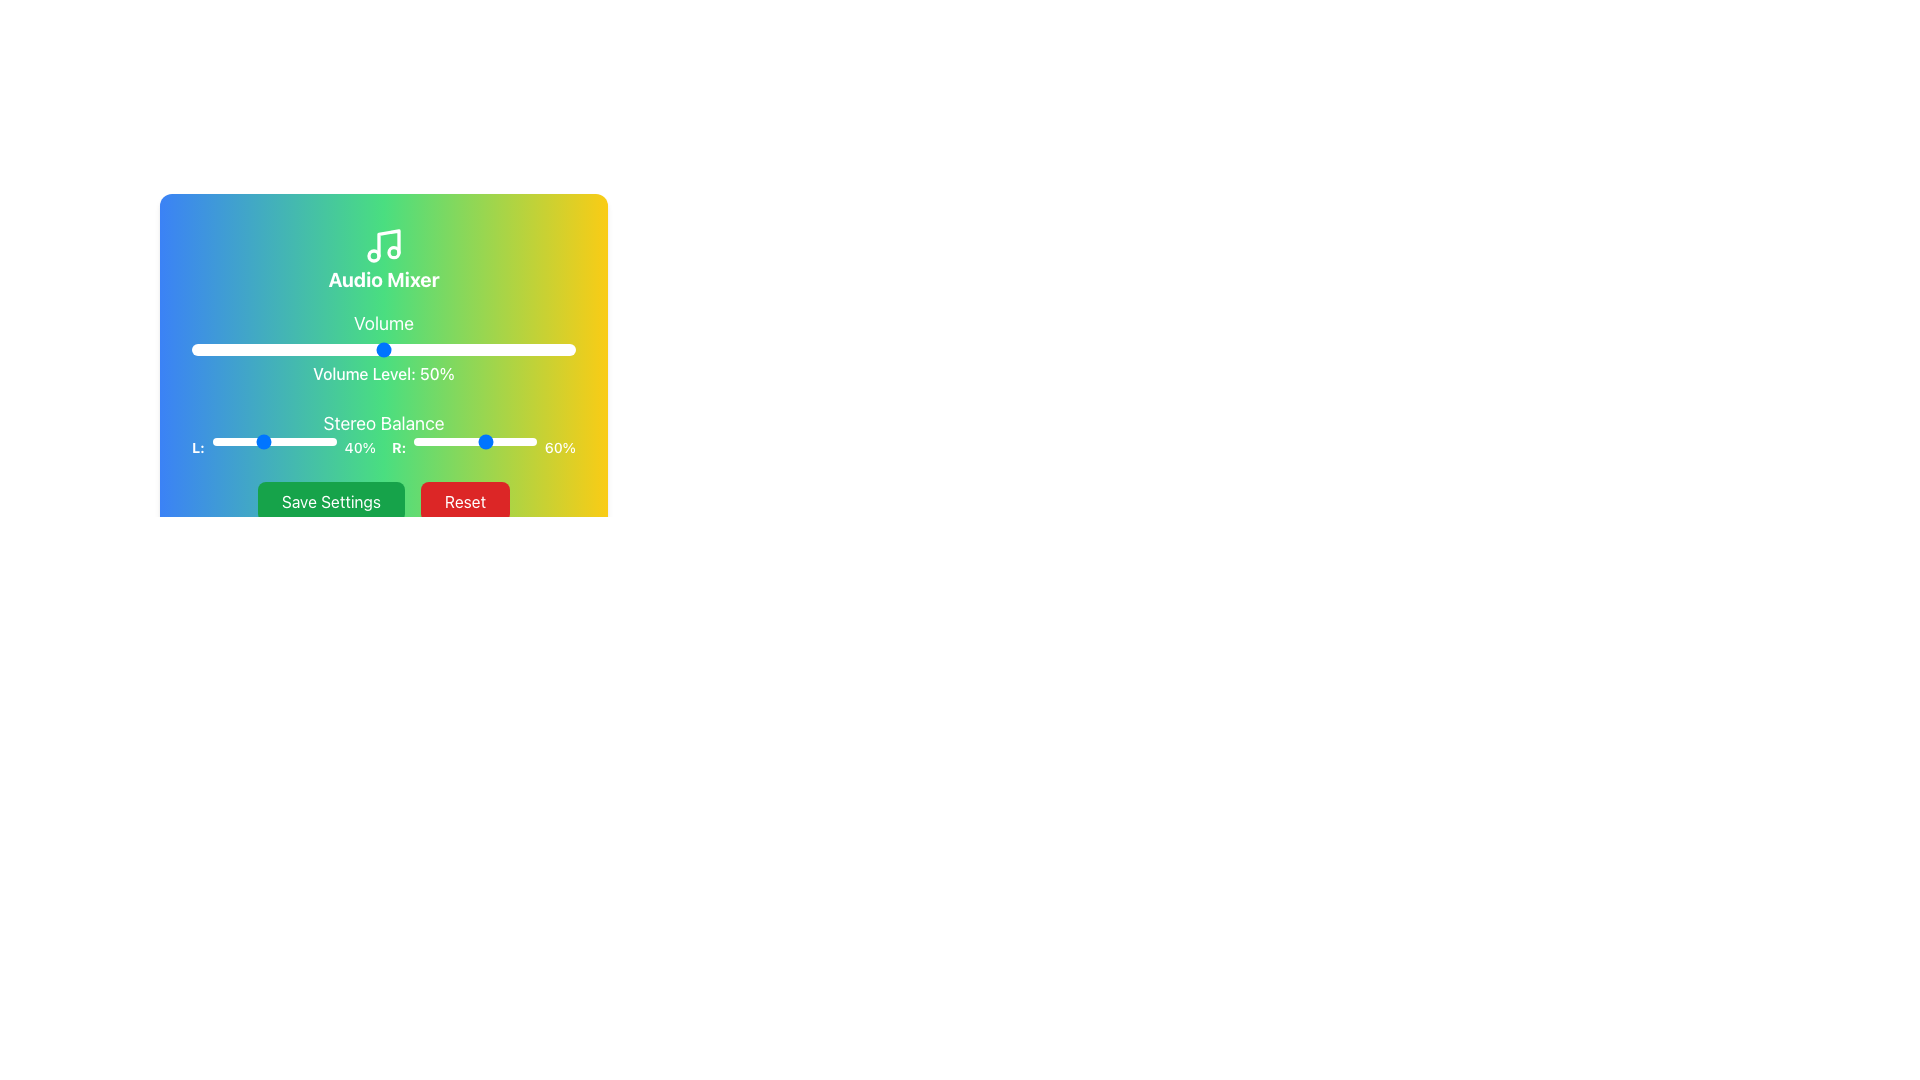 The image size is (1920, 1080). What do you see at coordinates (384, 433) in the screenshot?
I see `the interactive sliders of the 'Stereo Balance' control group` at bounding box center [384, 433].